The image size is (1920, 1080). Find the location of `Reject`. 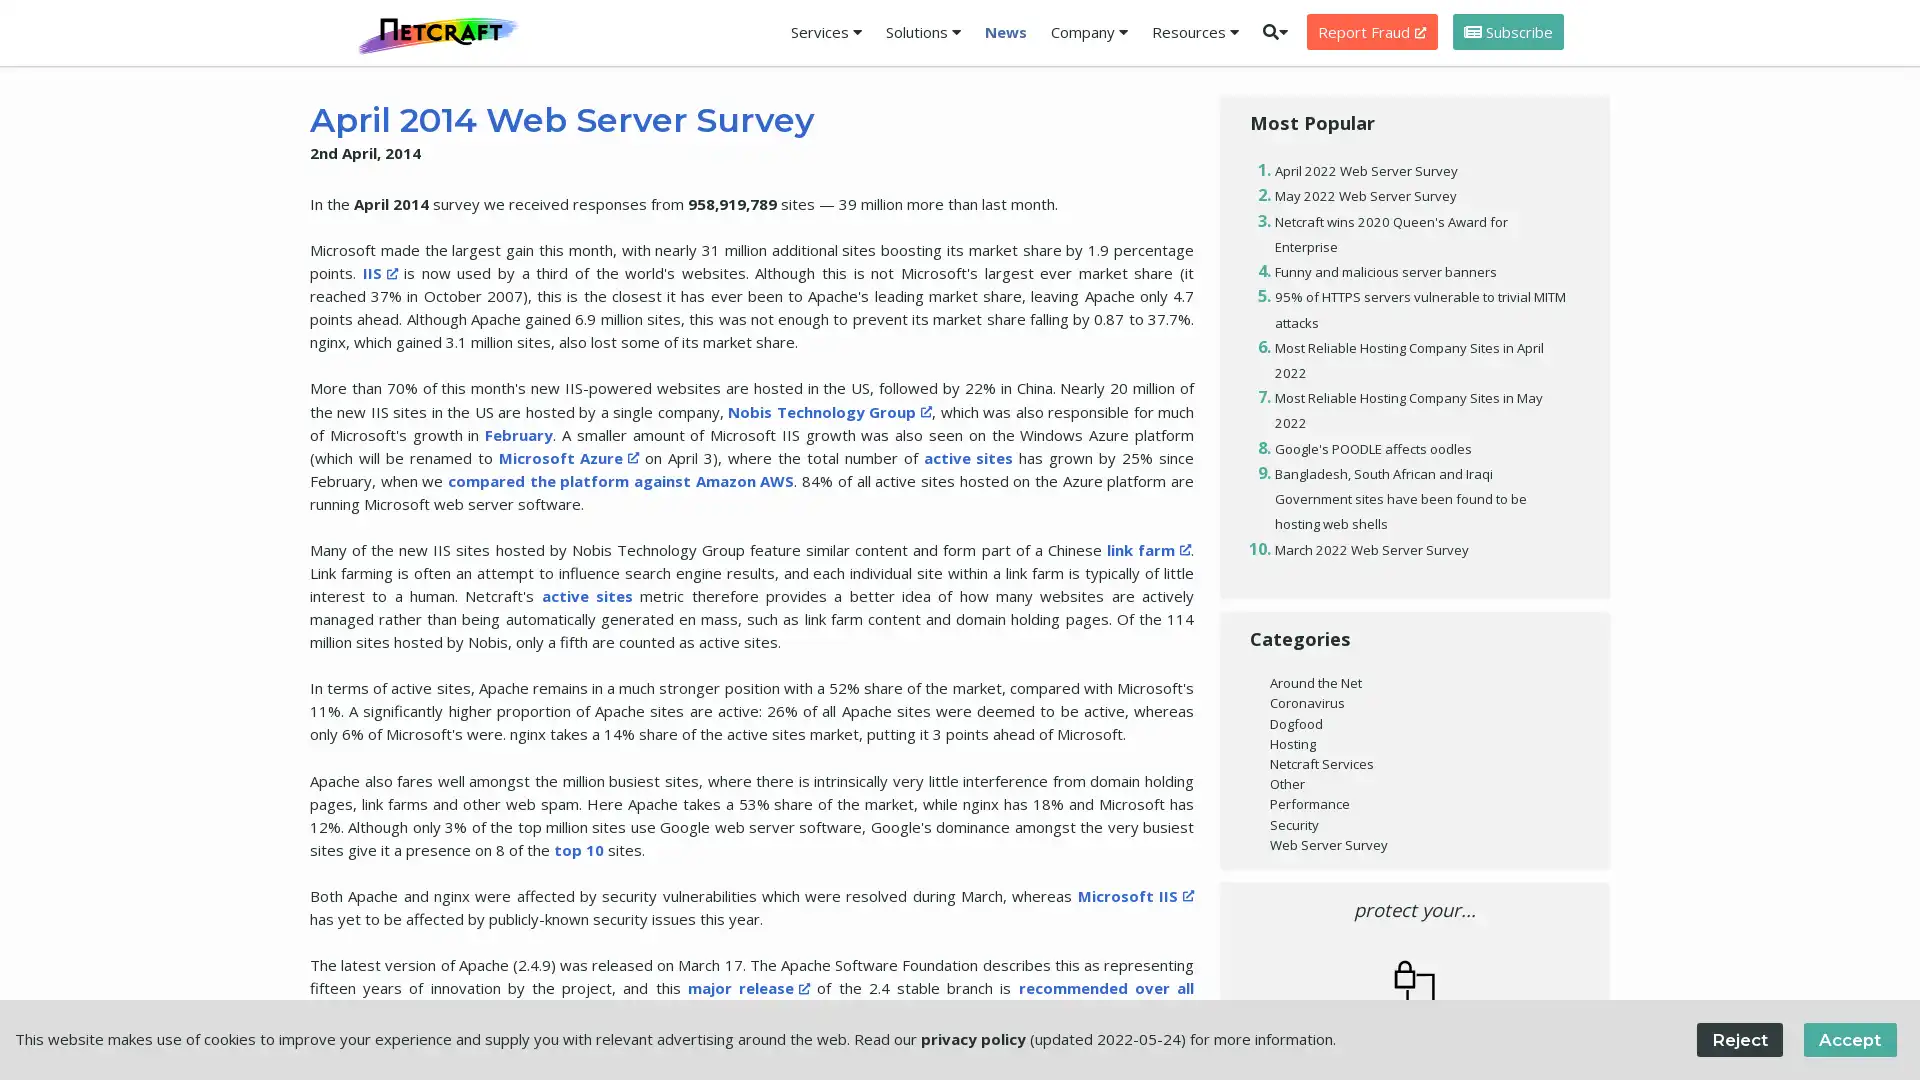

Reject is located at coordinates (1738, 1038).